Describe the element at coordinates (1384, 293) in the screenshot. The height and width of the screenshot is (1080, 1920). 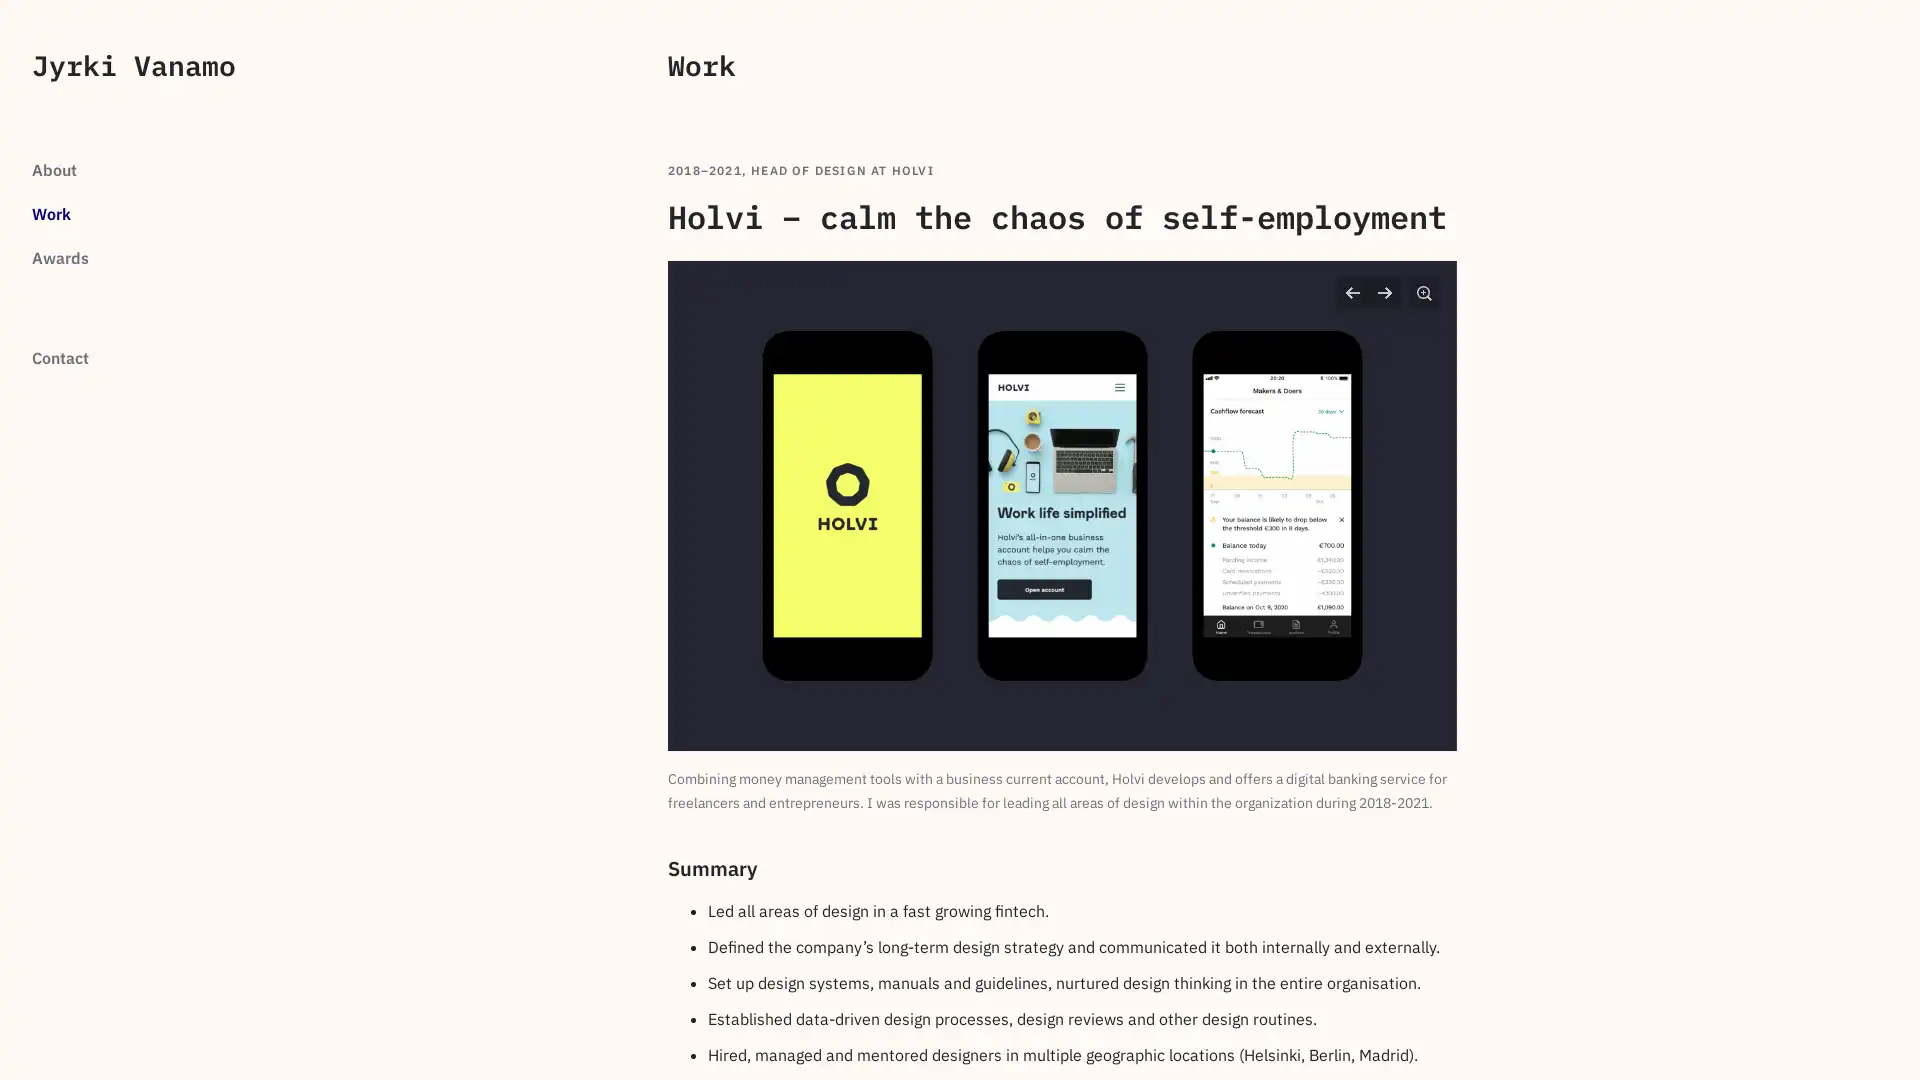
I see `Next slide` at that location.